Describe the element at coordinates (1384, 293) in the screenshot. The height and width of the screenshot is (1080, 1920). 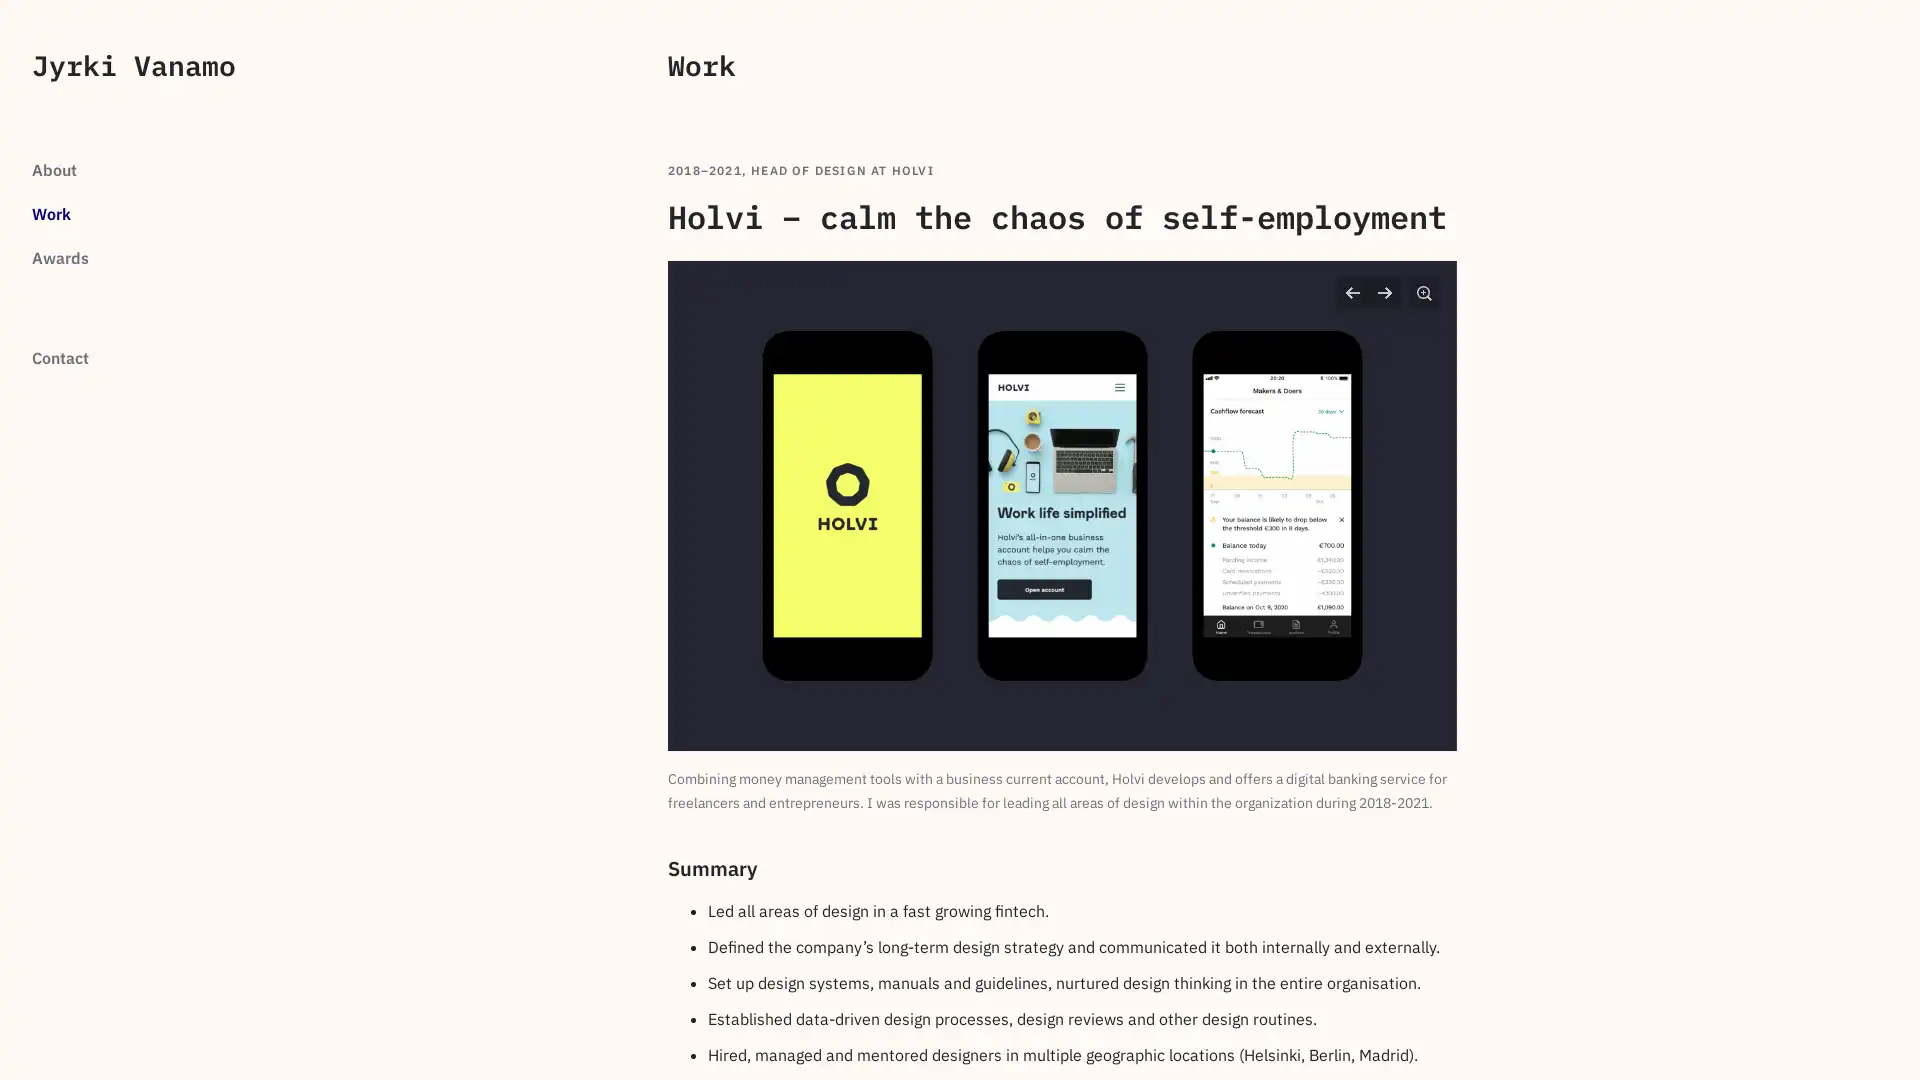
I see `Next slide` at that location.